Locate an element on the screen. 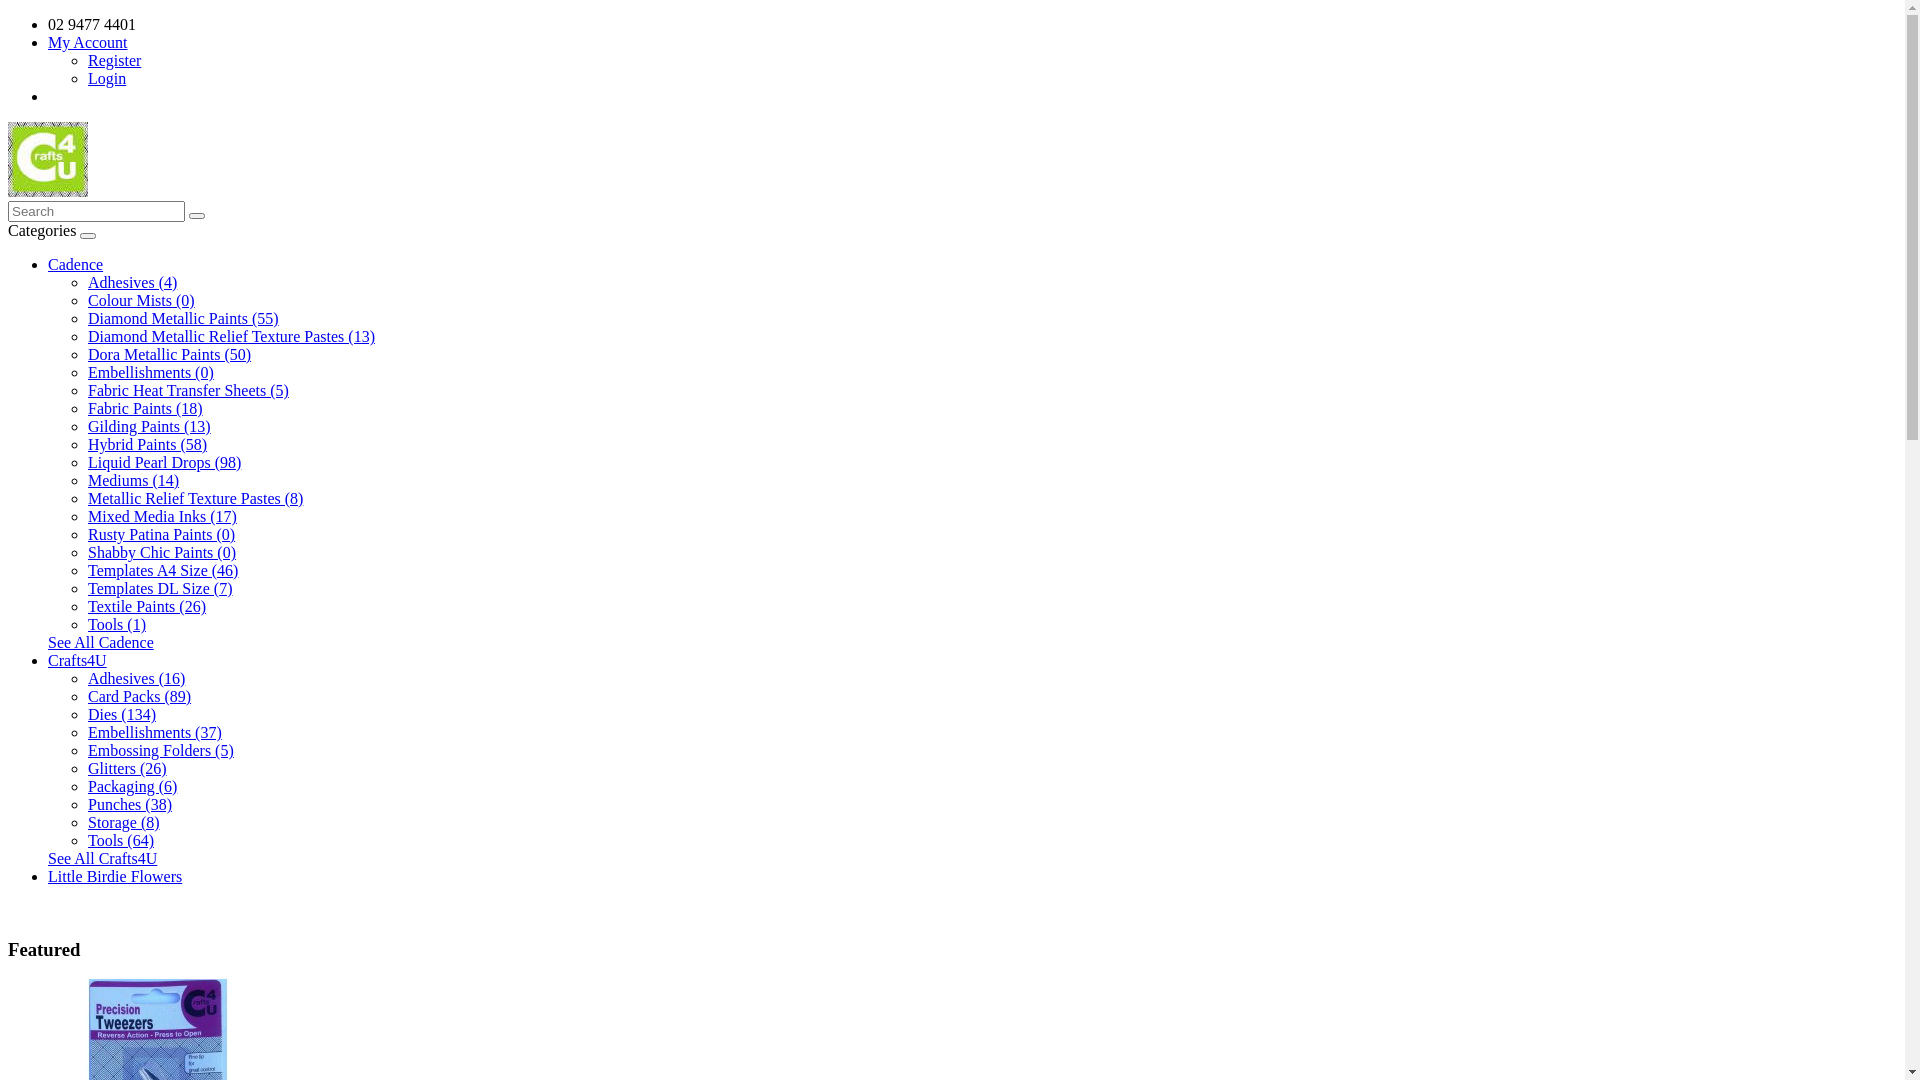  'Rusty Patina Paints (0)' is located at coordinates (161, 533).